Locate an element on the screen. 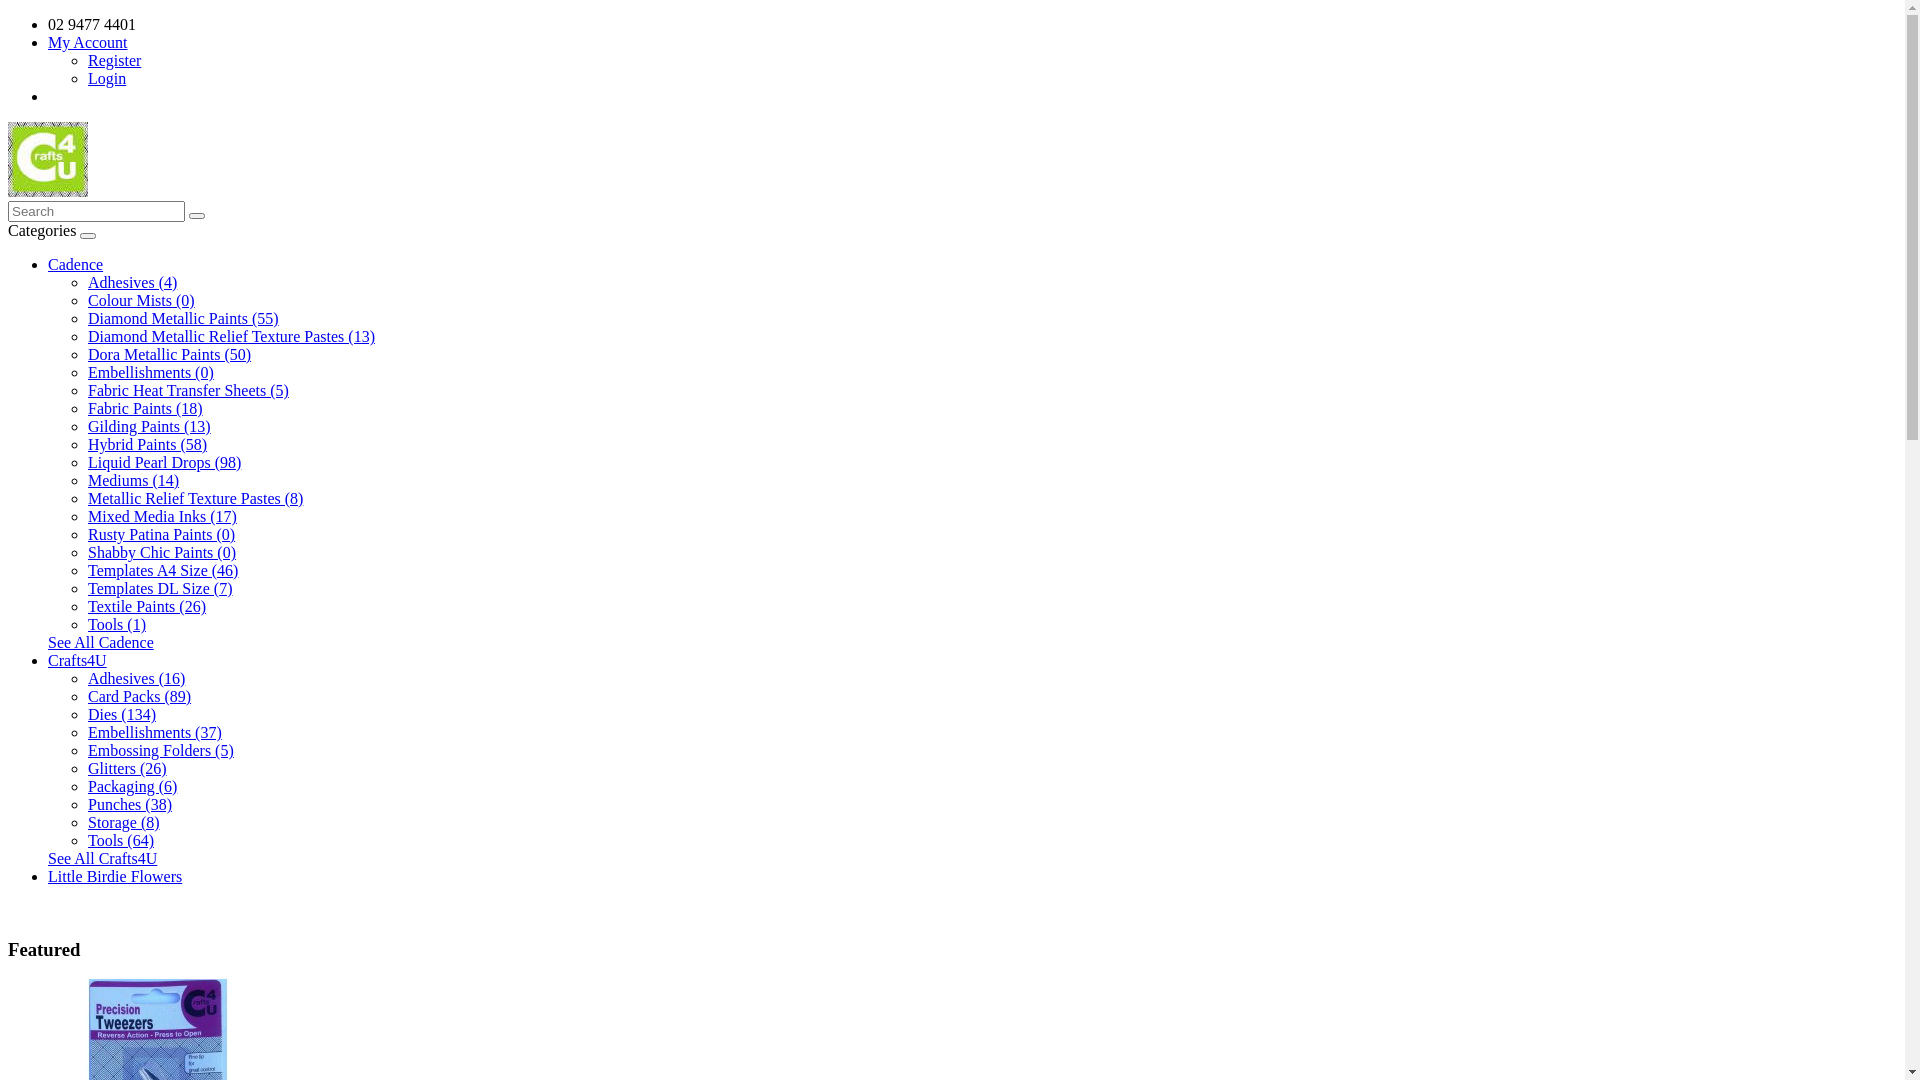  'Rusty Patina Paints (0)' is located at coordinates (161, 533).